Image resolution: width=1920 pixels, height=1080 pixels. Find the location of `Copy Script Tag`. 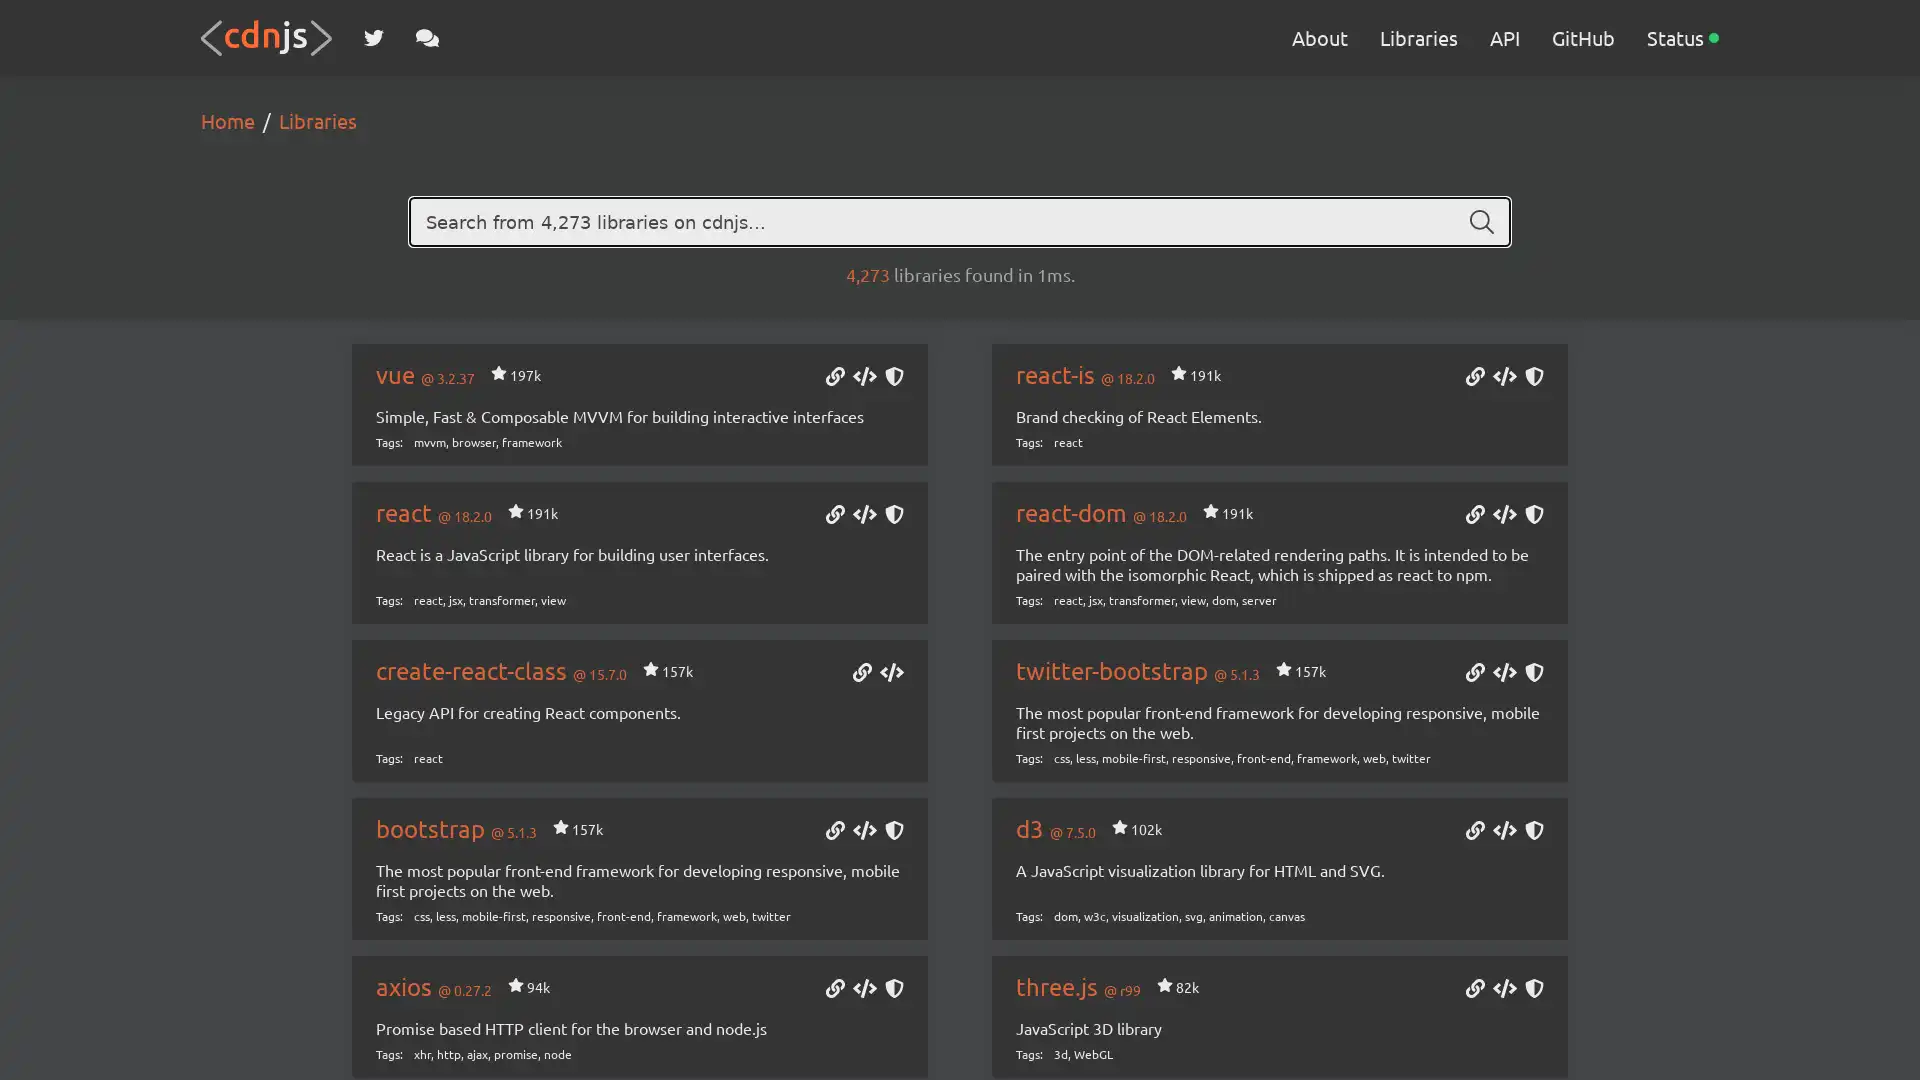

Copy Script Tag is located at coordinates (1503, 515).